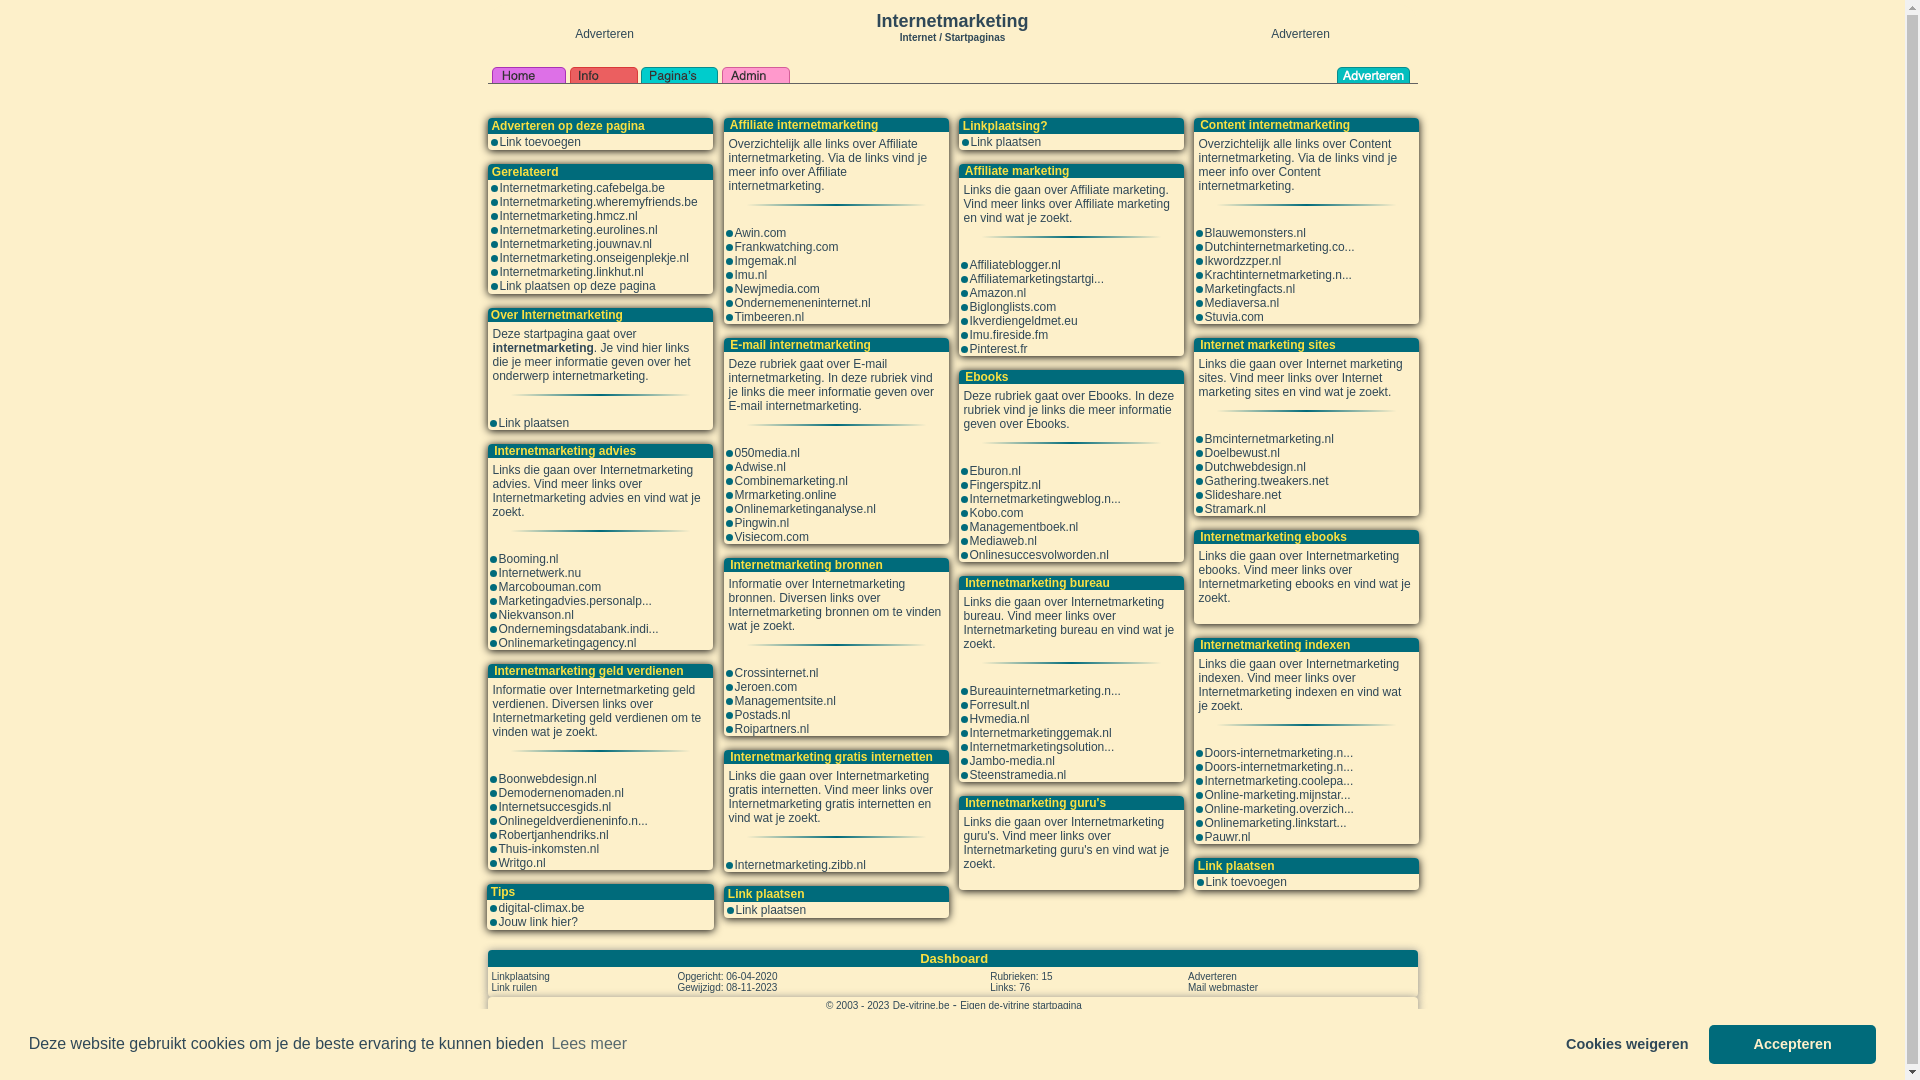 The image size is (1920, 1080). What do you see at coordinates (733, 303) in the screenshot?
I see `'Ondernemeneninternet.nl'` at bounding box center [733, 303].